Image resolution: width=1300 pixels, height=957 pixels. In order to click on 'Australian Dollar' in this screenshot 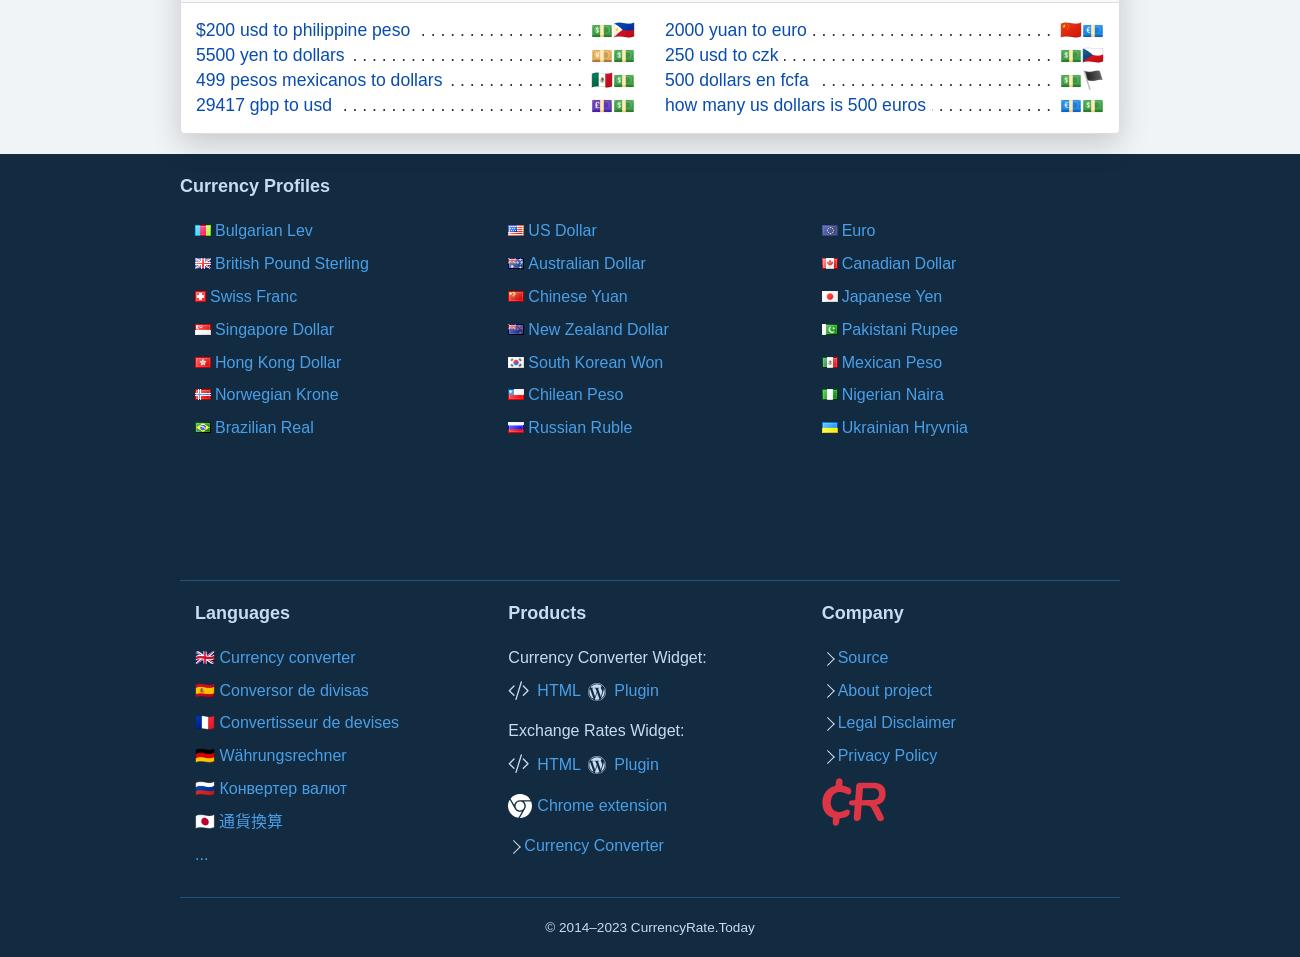, I will do `click(585, 261)`.